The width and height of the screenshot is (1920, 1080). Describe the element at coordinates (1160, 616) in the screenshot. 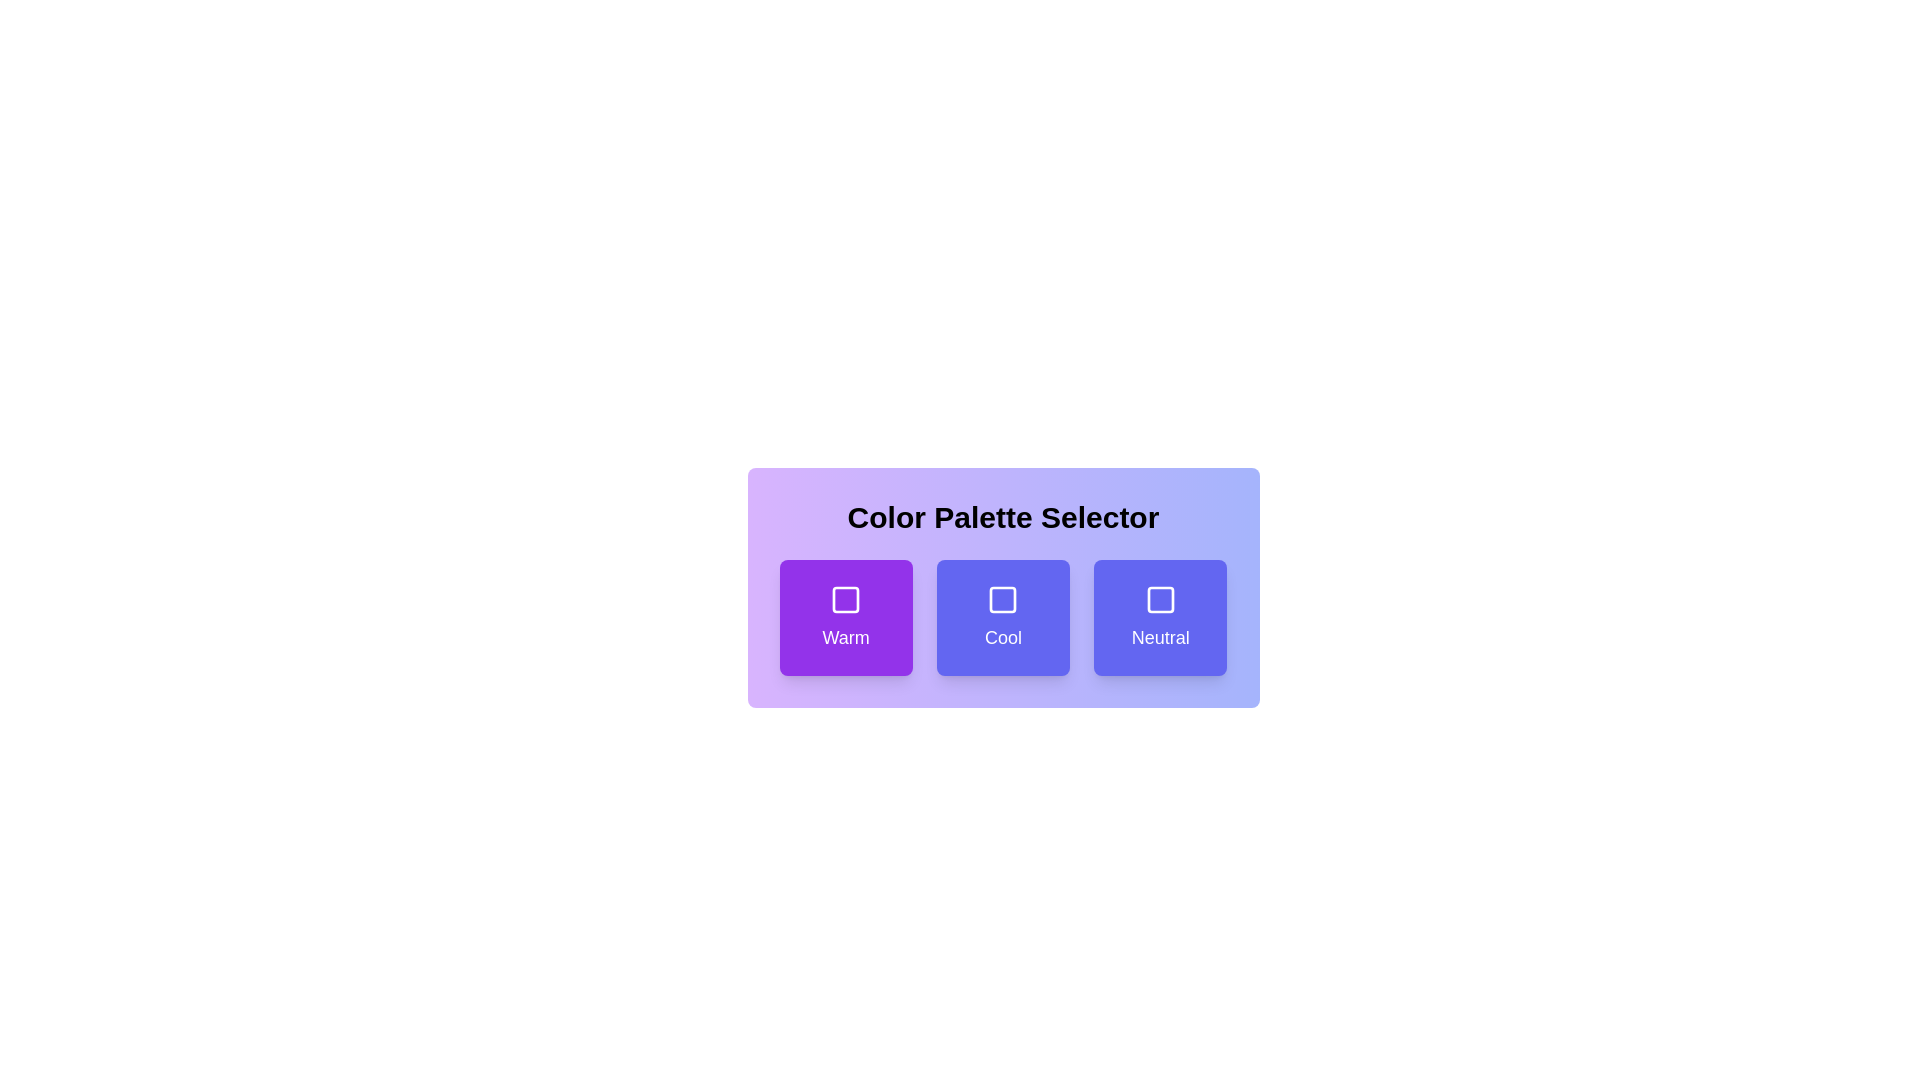

I see `the Neutral button to activate it` at that location.